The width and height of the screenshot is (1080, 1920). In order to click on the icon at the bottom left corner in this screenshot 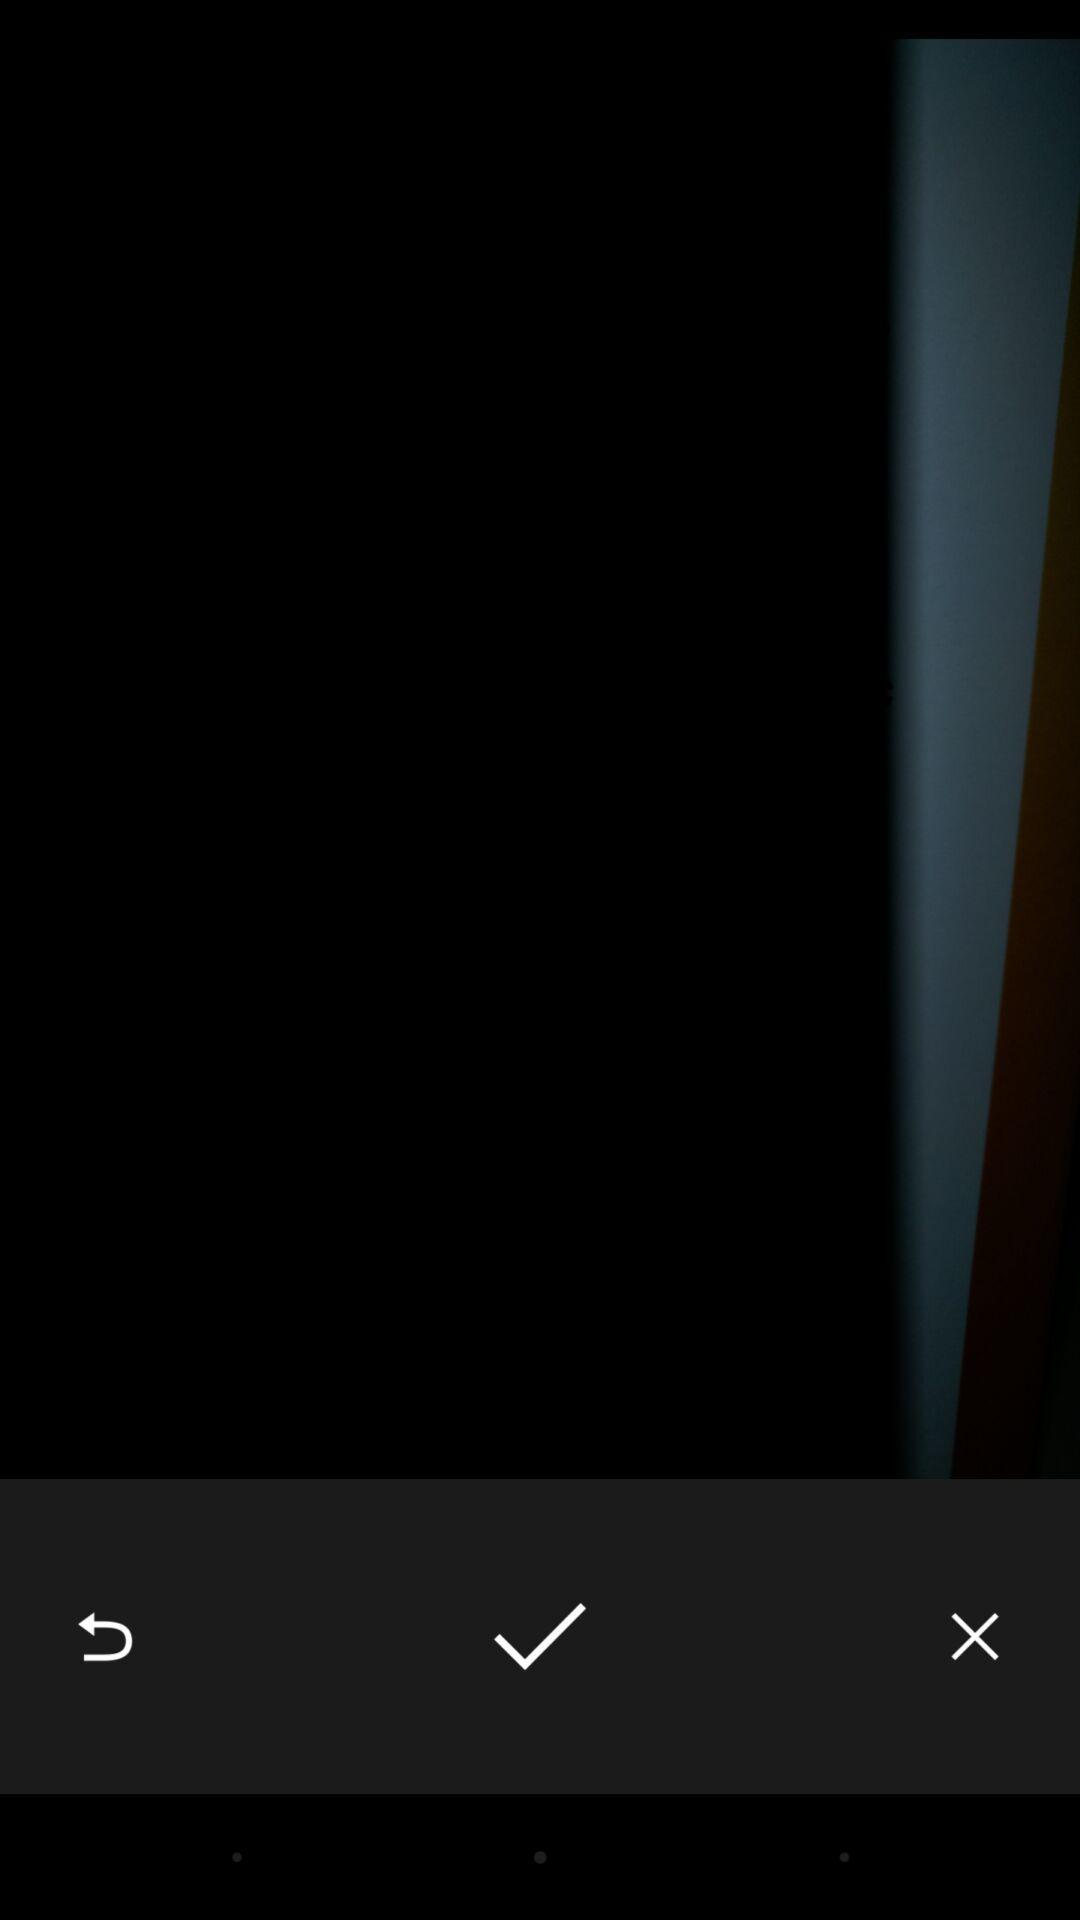, I will do `click(104, 1636)`.